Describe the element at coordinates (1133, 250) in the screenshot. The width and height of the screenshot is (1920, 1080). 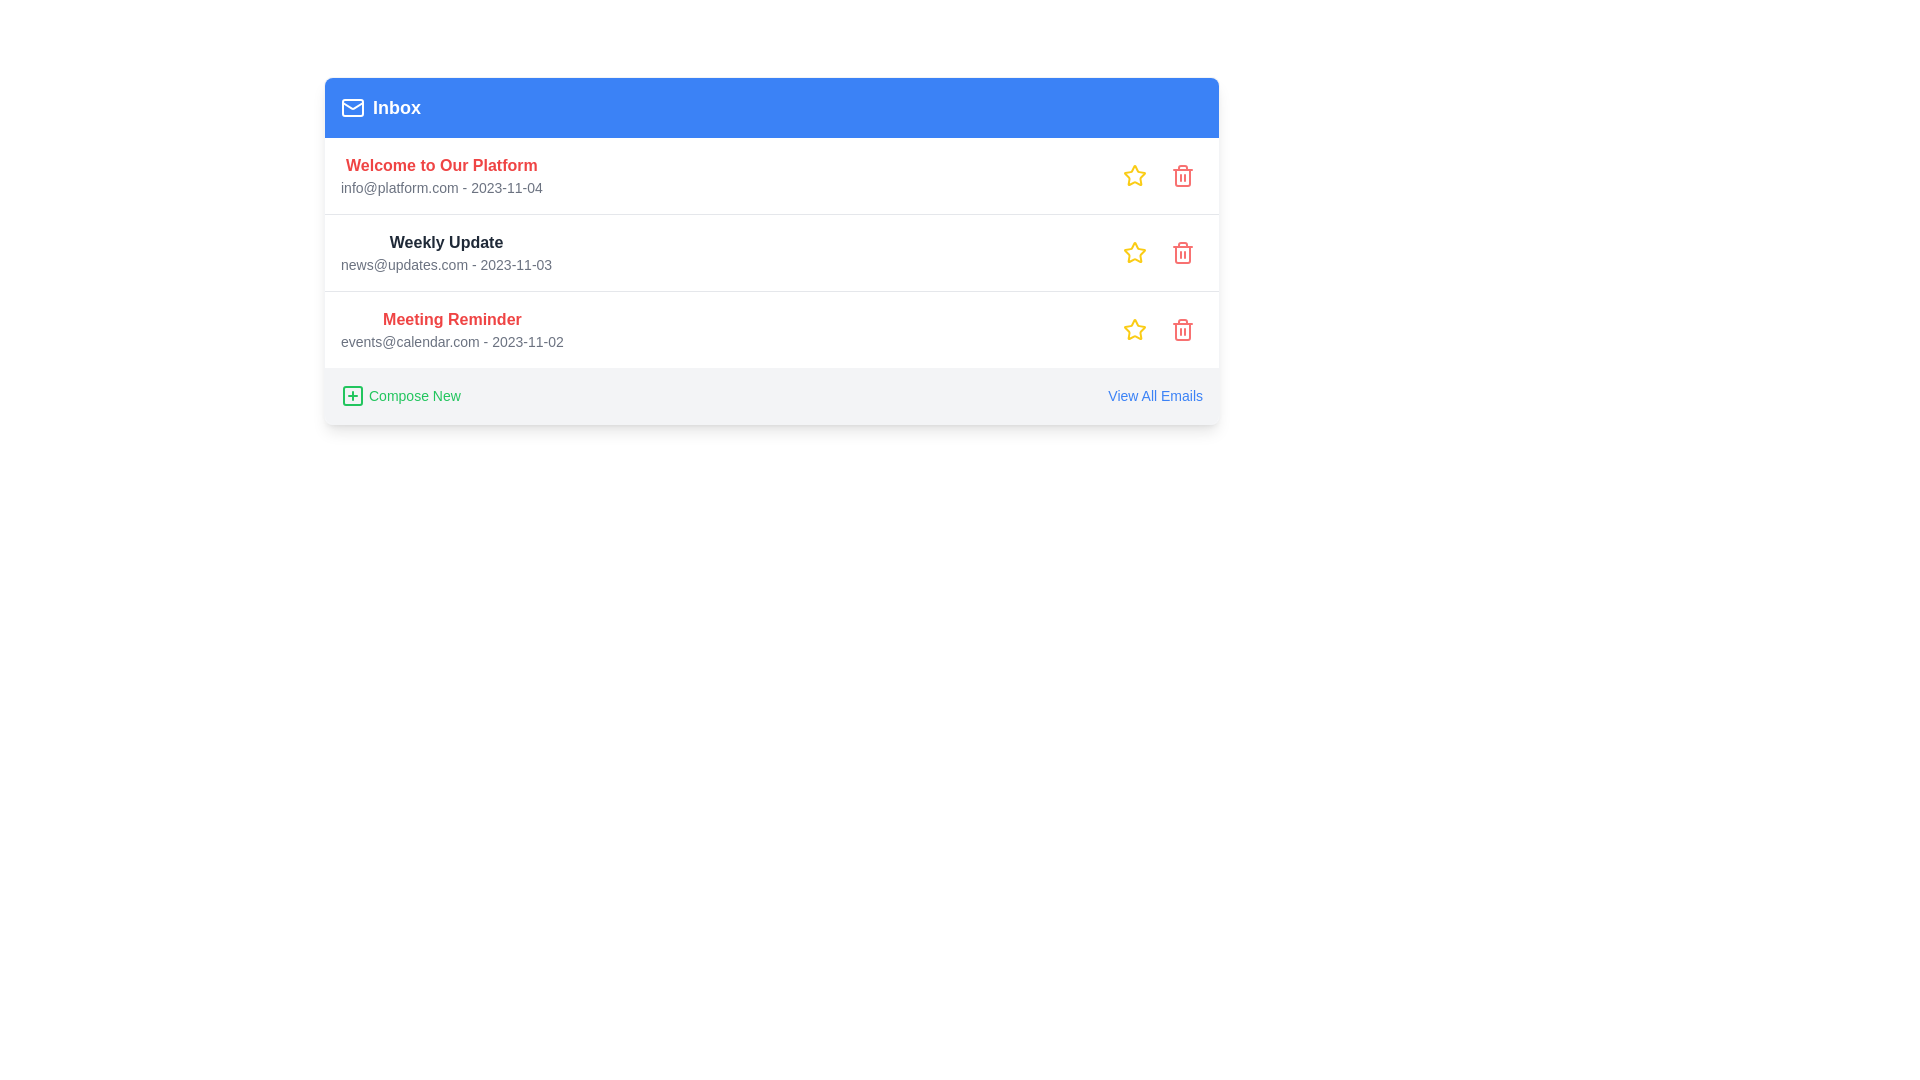
I see `the second star icon in the email list, located to the right of 'Weekly Update' and above the star icon for 'Meeting Reminder'` at that location.